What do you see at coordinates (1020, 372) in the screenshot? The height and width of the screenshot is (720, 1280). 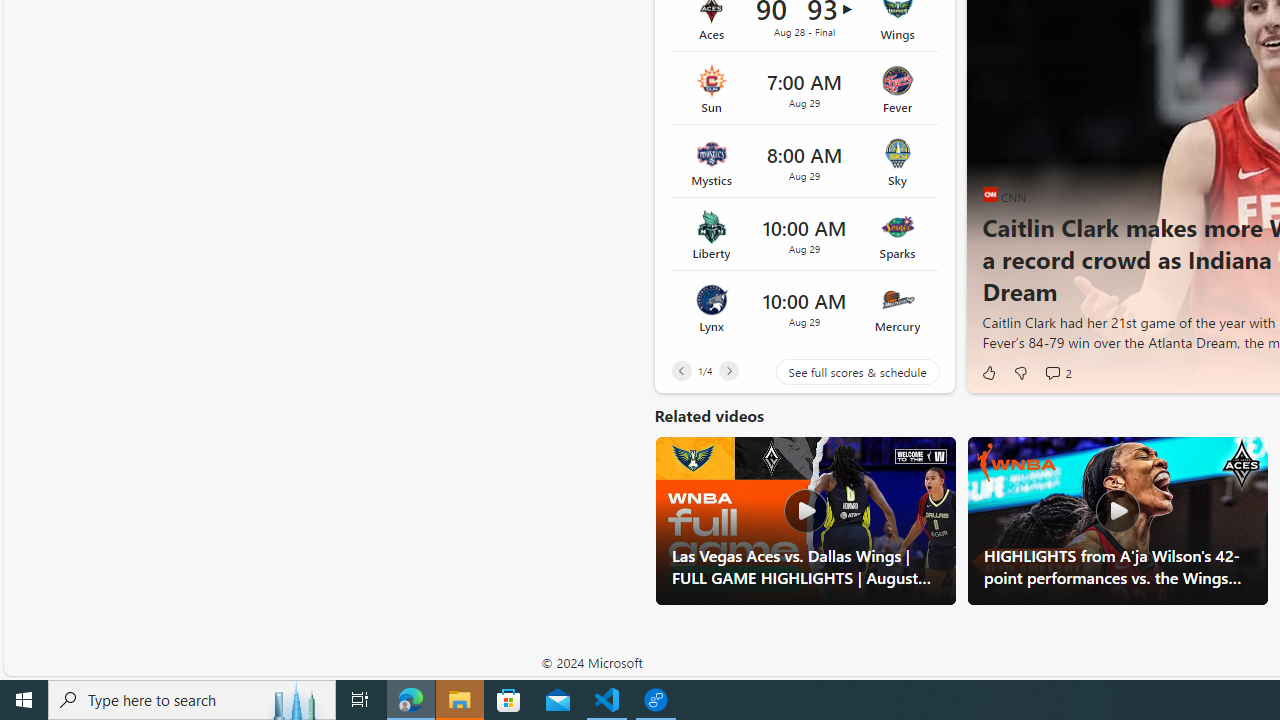 I see `'Dislike'` at bounding box center [1020, 372].